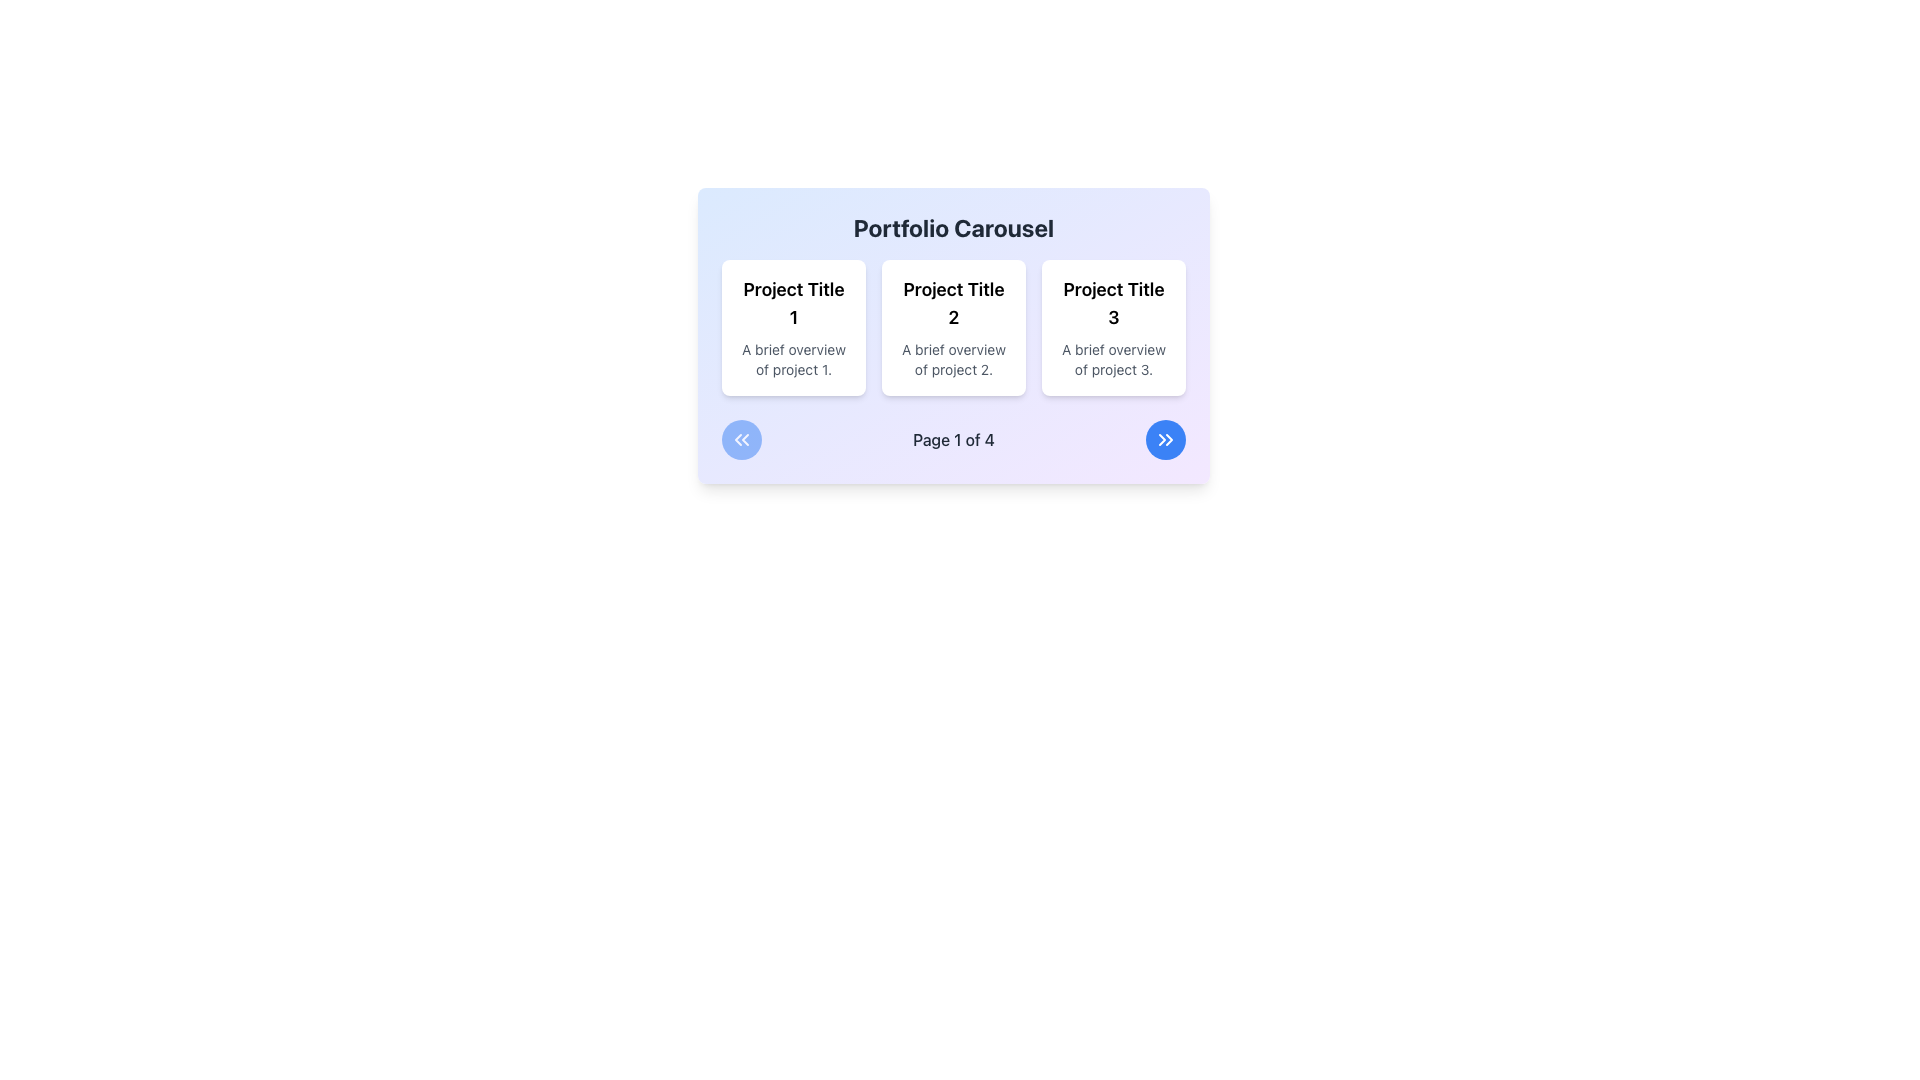  Describe the element at coordinates (953, 304) in the screenshot. I see `the static text component that serves as the title for the project card, located at the top section of the card in the center column` at that location.